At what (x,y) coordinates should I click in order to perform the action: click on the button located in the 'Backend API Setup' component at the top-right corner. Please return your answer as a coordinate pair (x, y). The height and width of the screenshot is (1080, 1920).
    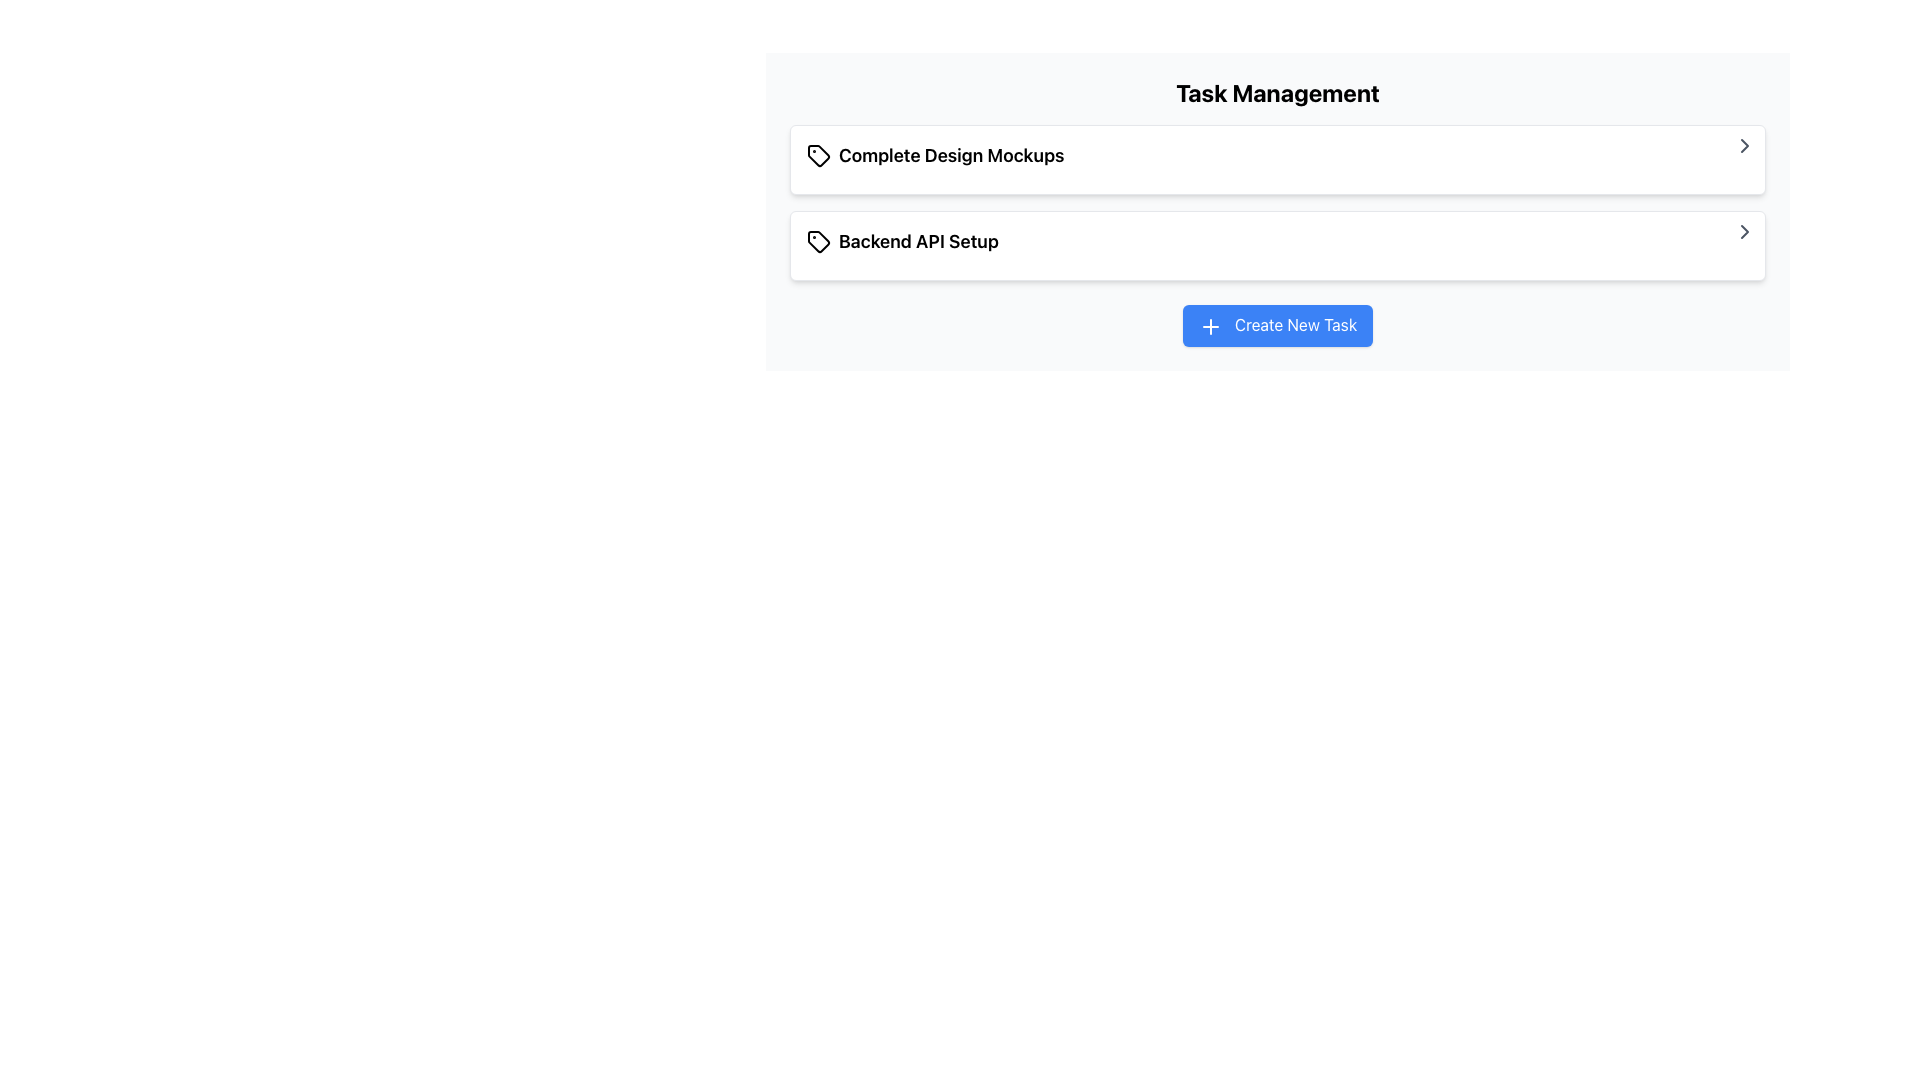
    Looking at the image, I should click on (1744, 230).